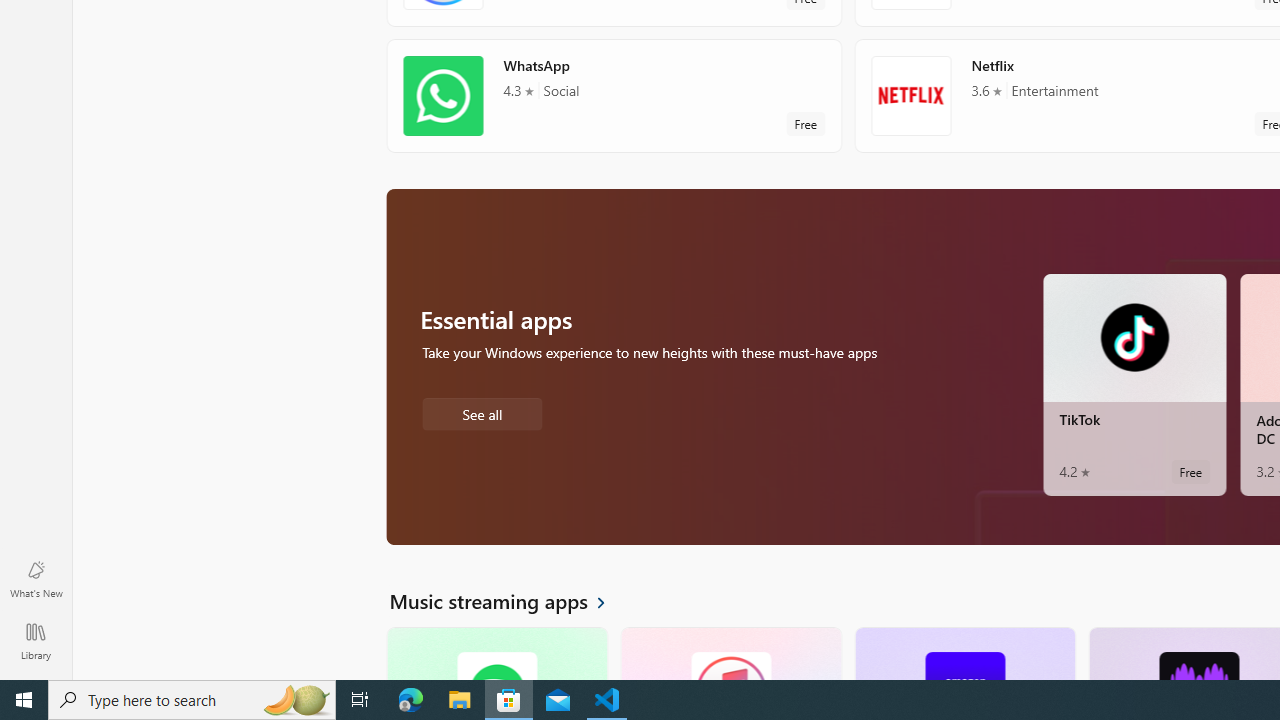 The image size is (1280, 720). I want to click on 'WhatsApp. Average rating of 4.3 out of five stars. Free  ', so click(613, 95).